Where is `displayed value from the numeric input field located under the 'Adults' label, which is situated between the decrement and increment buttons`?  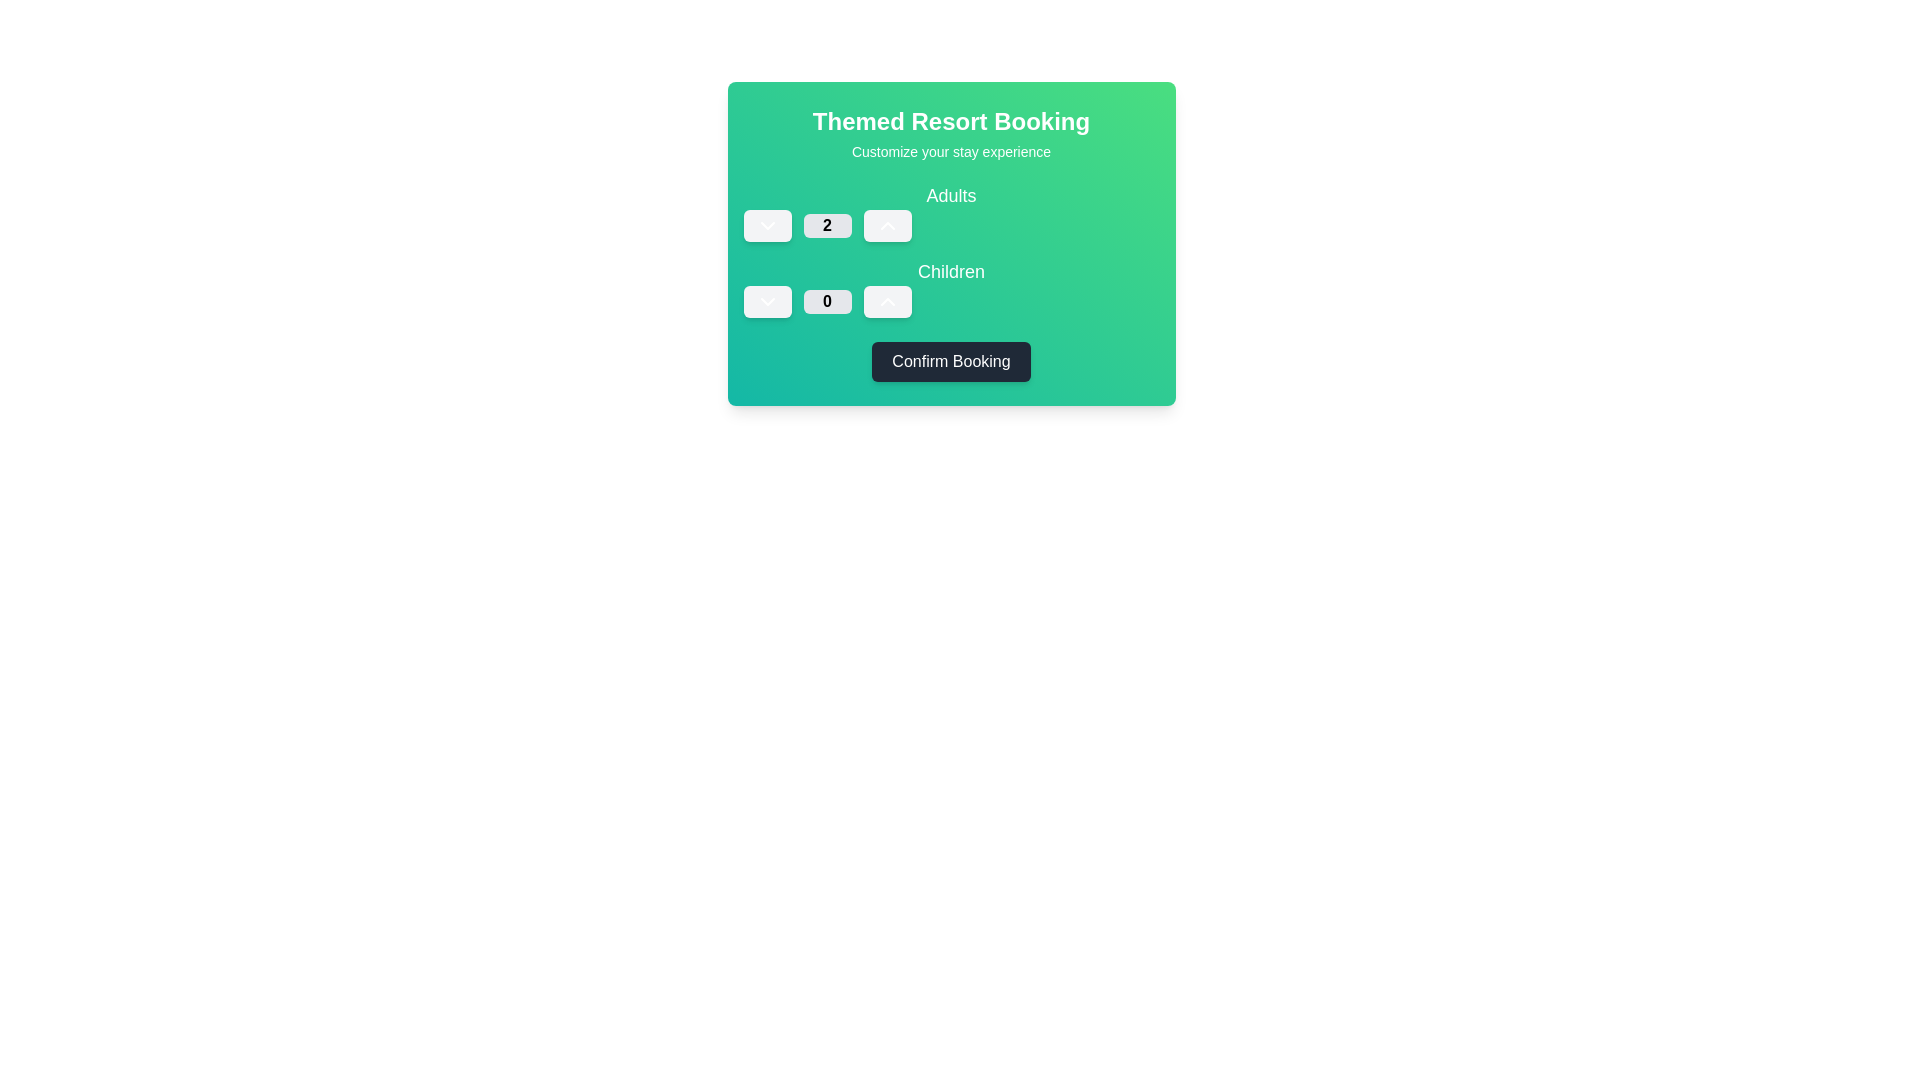 displayed value from the numeric input field located under the 'Adults' label, which is situated between the decrement and increment buttons is located at coordinates (827, 225).